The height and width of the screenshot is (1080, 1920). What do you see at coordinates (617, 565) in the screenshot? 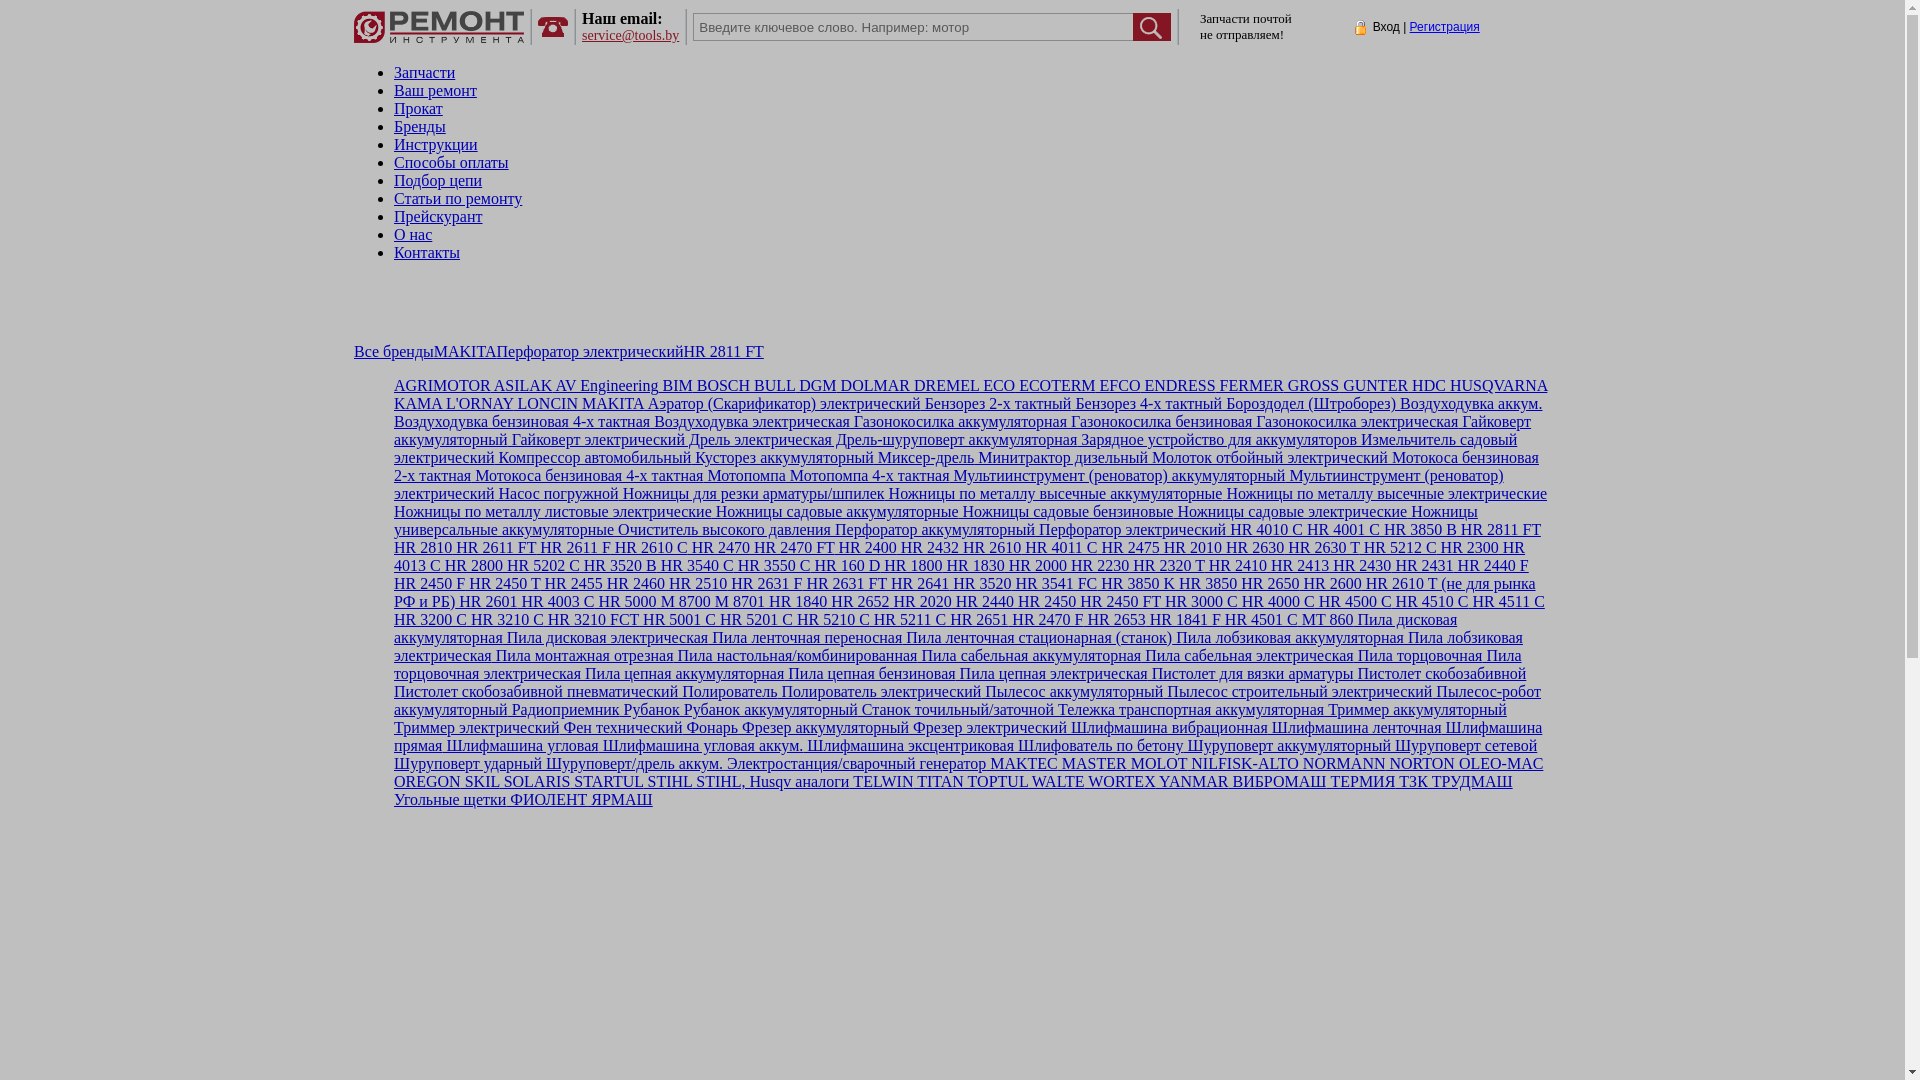
I see `'HR 3520 B'` at bounding box center [617, 565].